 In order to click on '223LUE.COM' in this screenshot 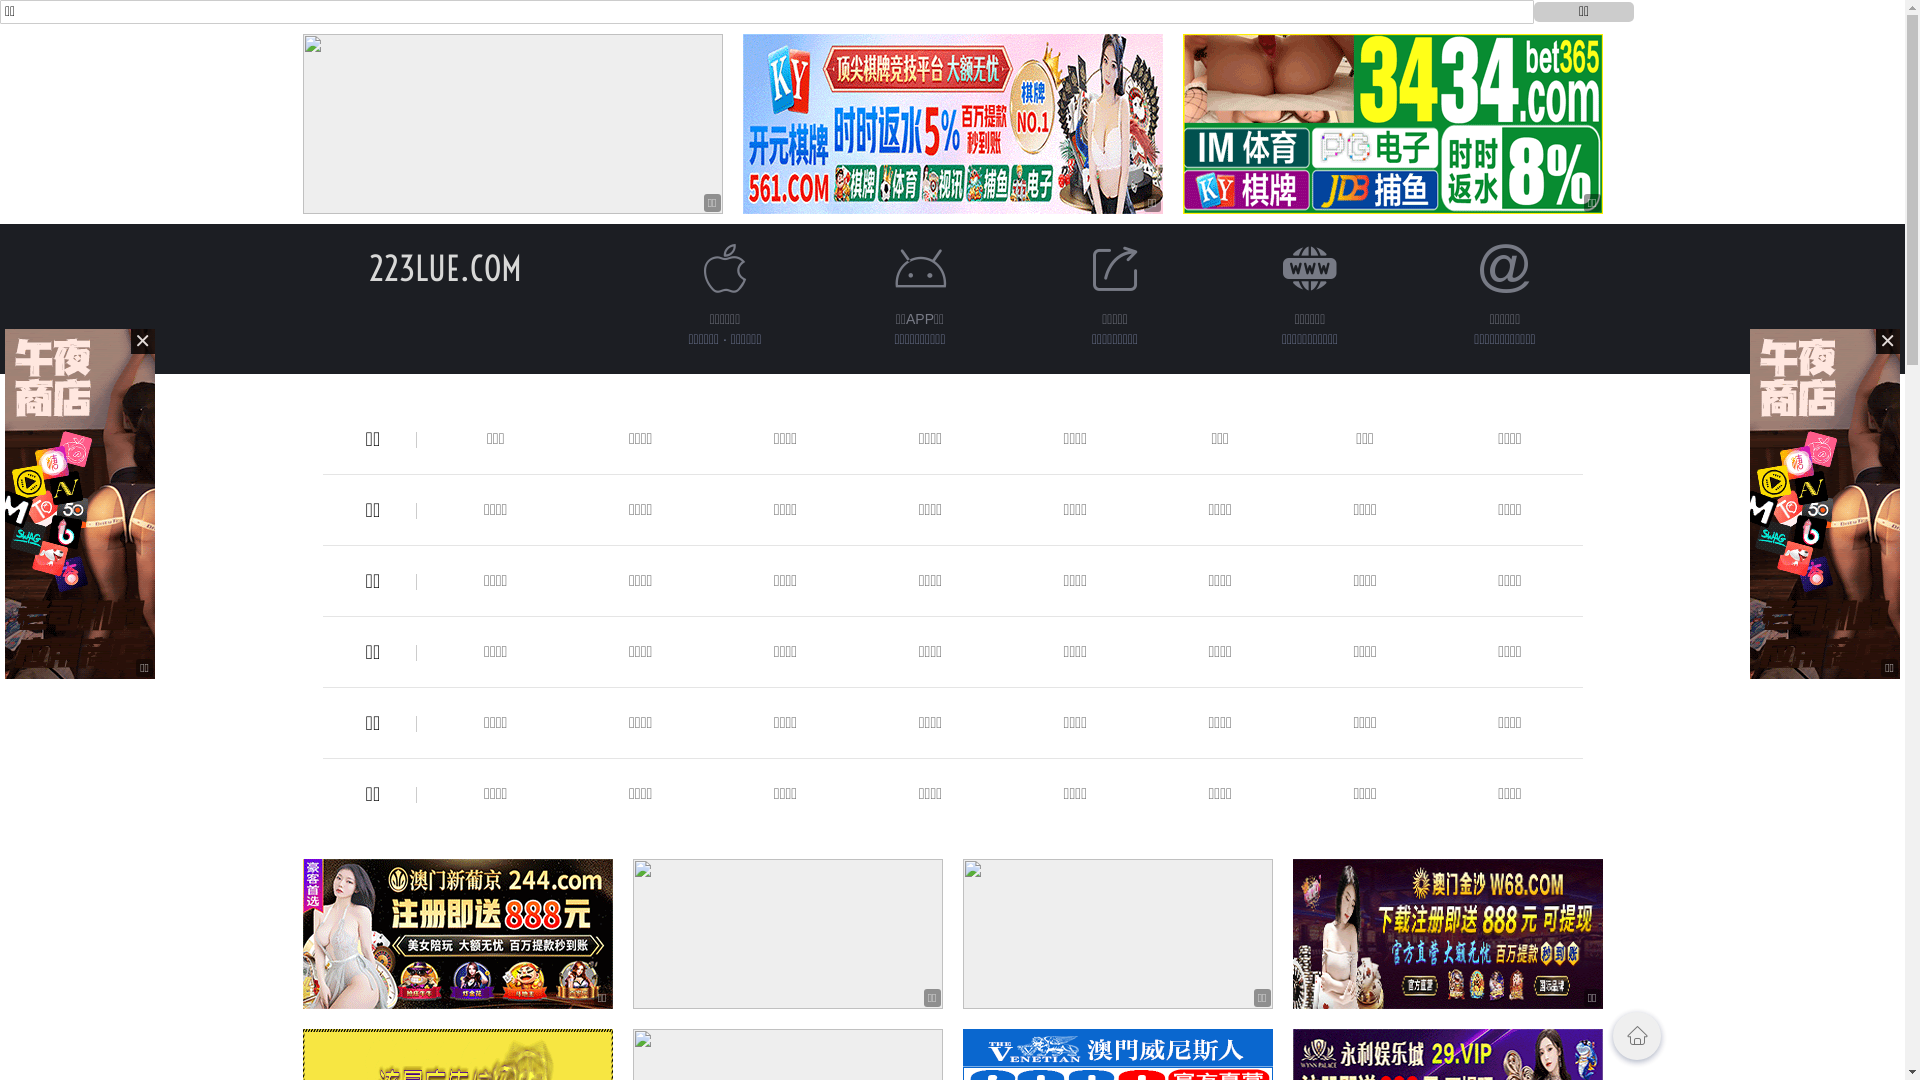, I will do `click(369, 267)`.